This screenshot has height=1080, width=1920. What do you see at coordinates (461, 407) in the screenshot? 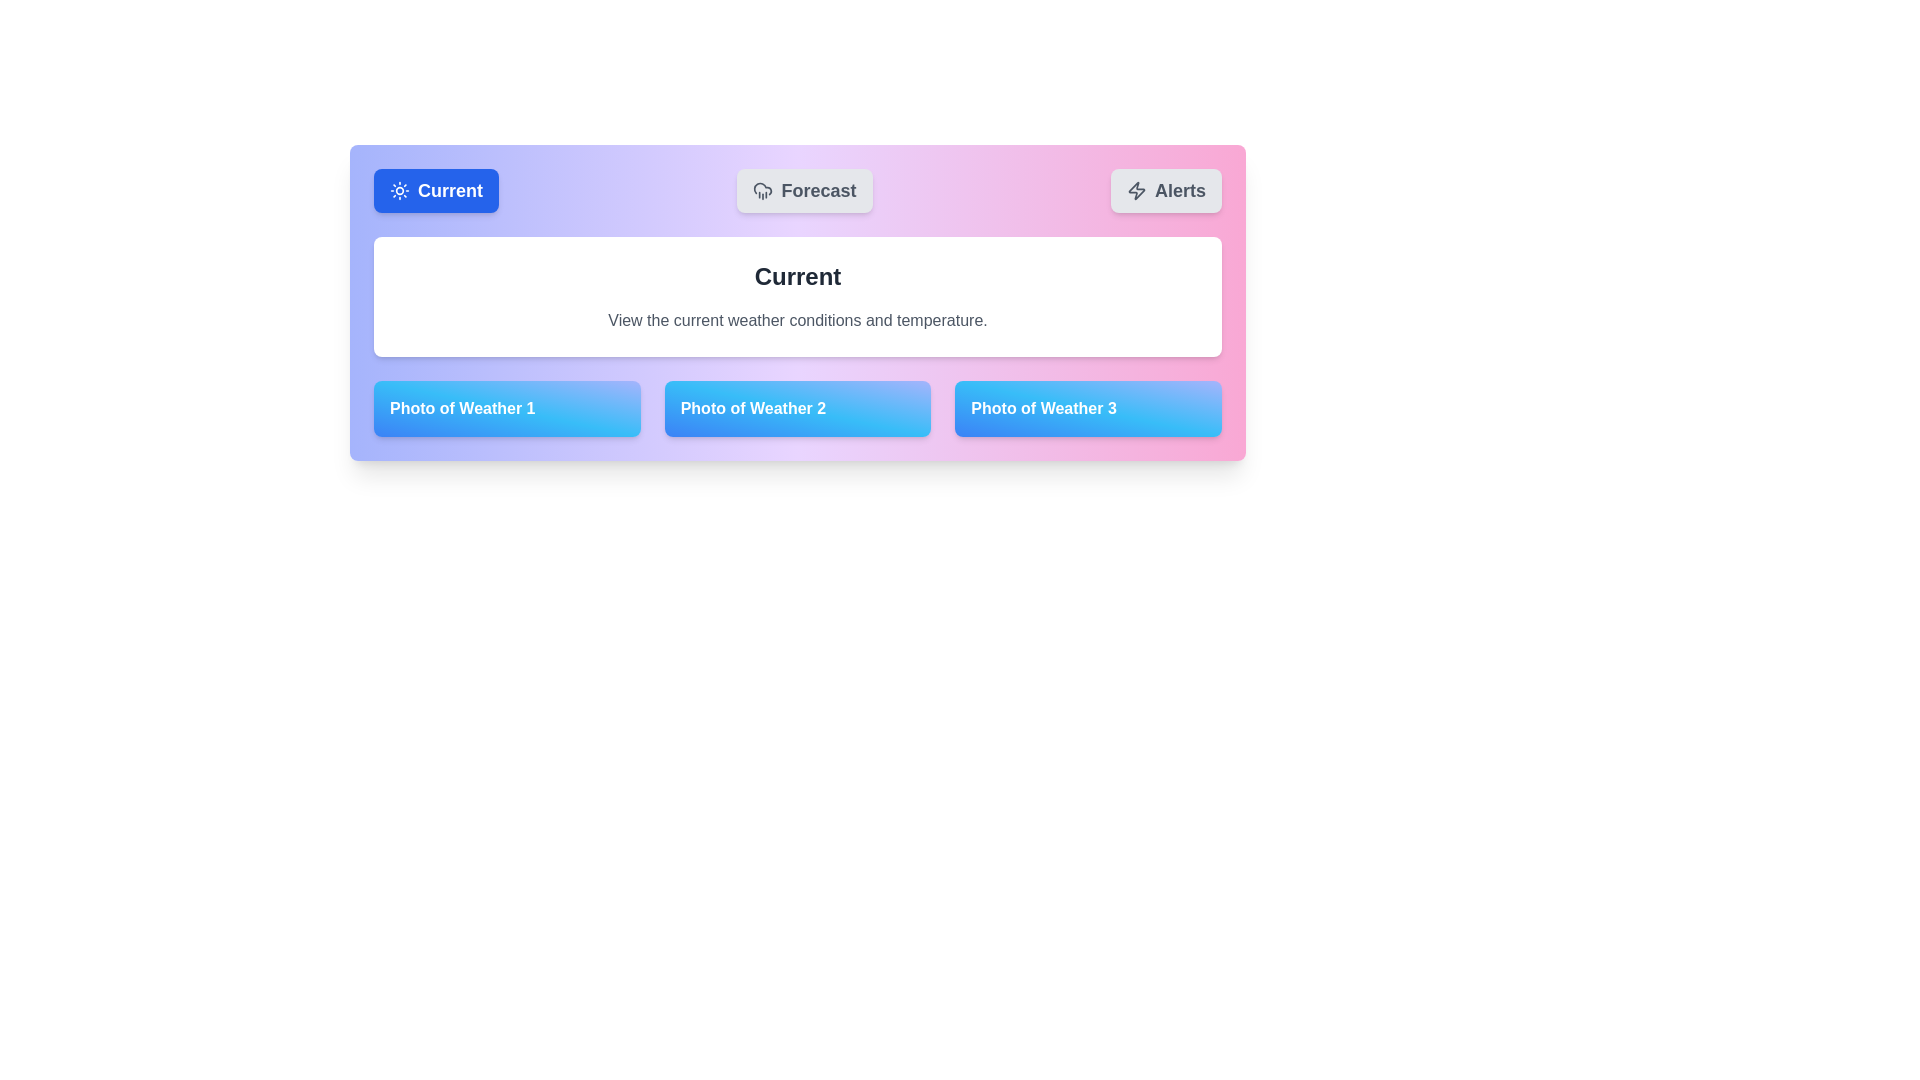
I see `bold text label that states 'Photo of Weather 1', located in the first of three horizontally aligned panels beneath the 'Current' section` at bounding box center [461, 407].